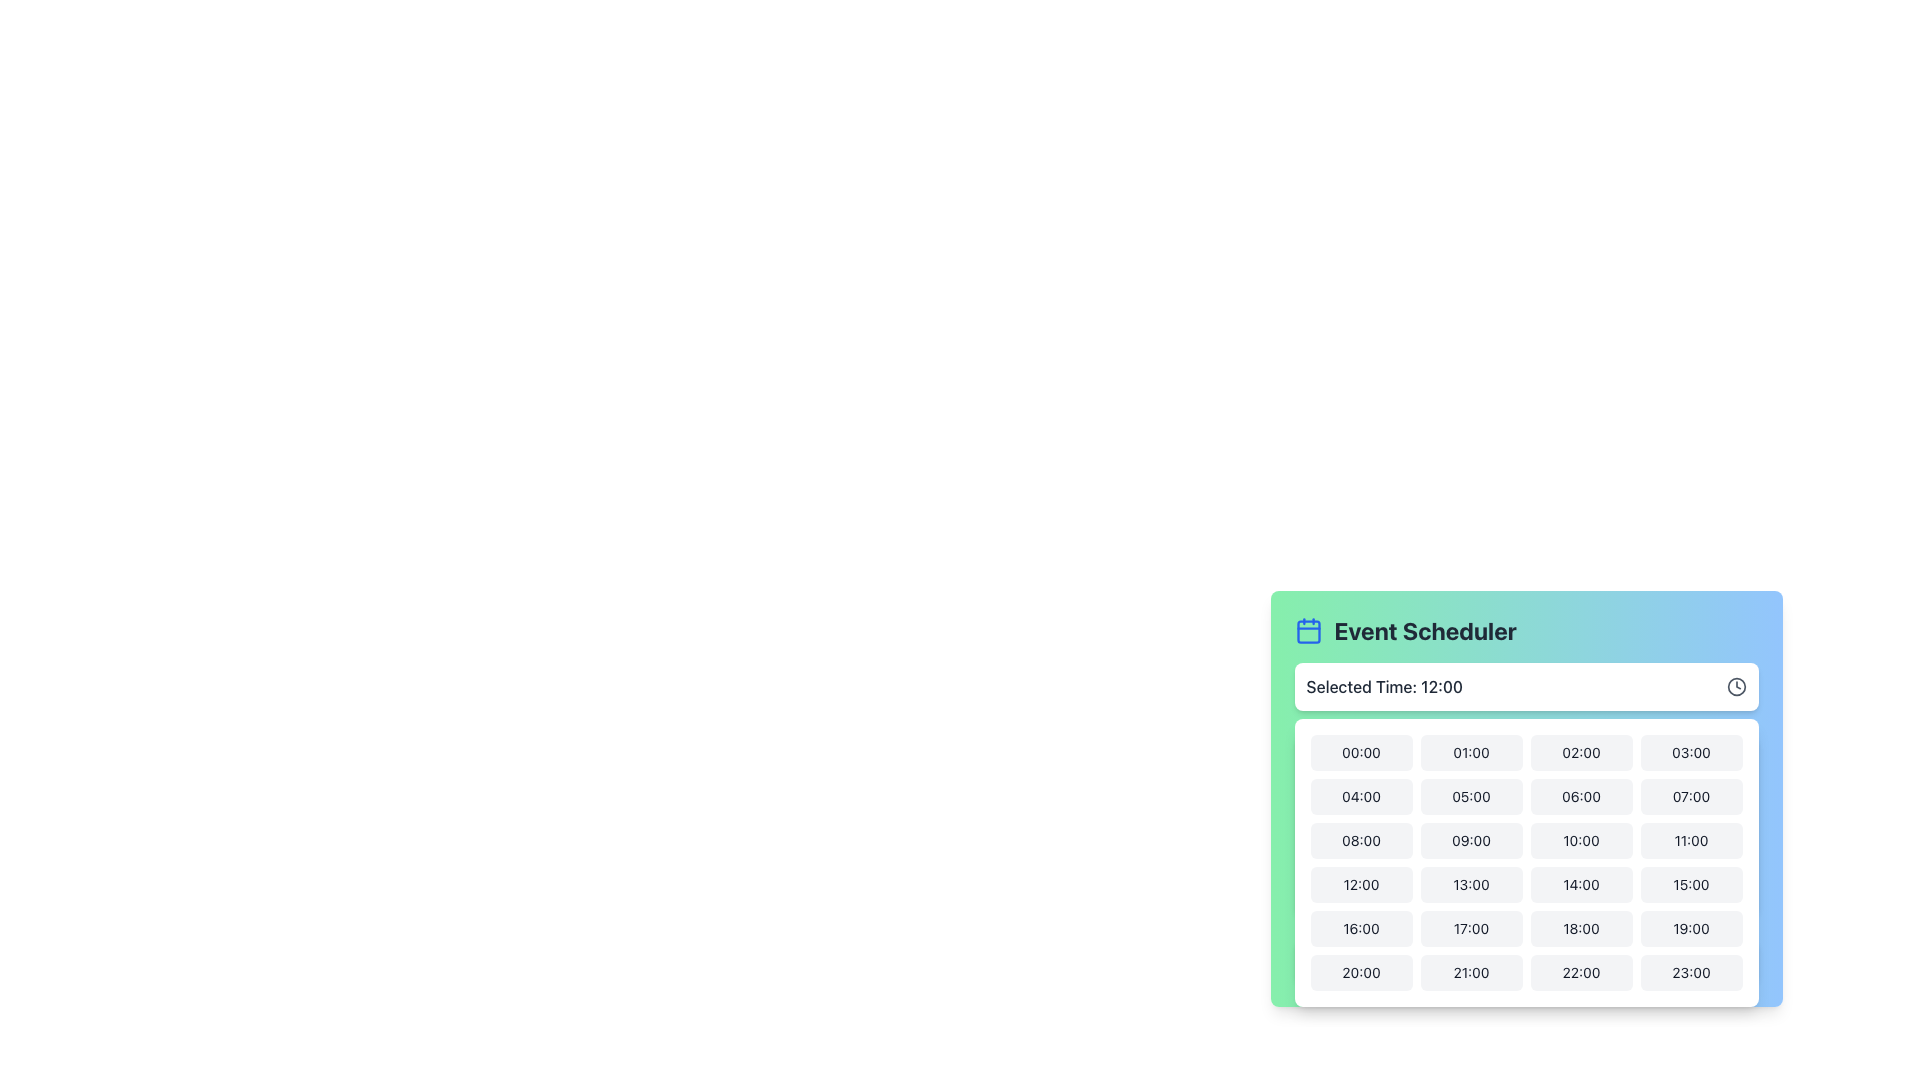 This screenshot has height=1080, width=1920. What do you see at coordinates (1580, 840) in the screenshot?
I see `the rounded rectangular button labeled '10:00' in light gray` at bounding box center [1580, 840].